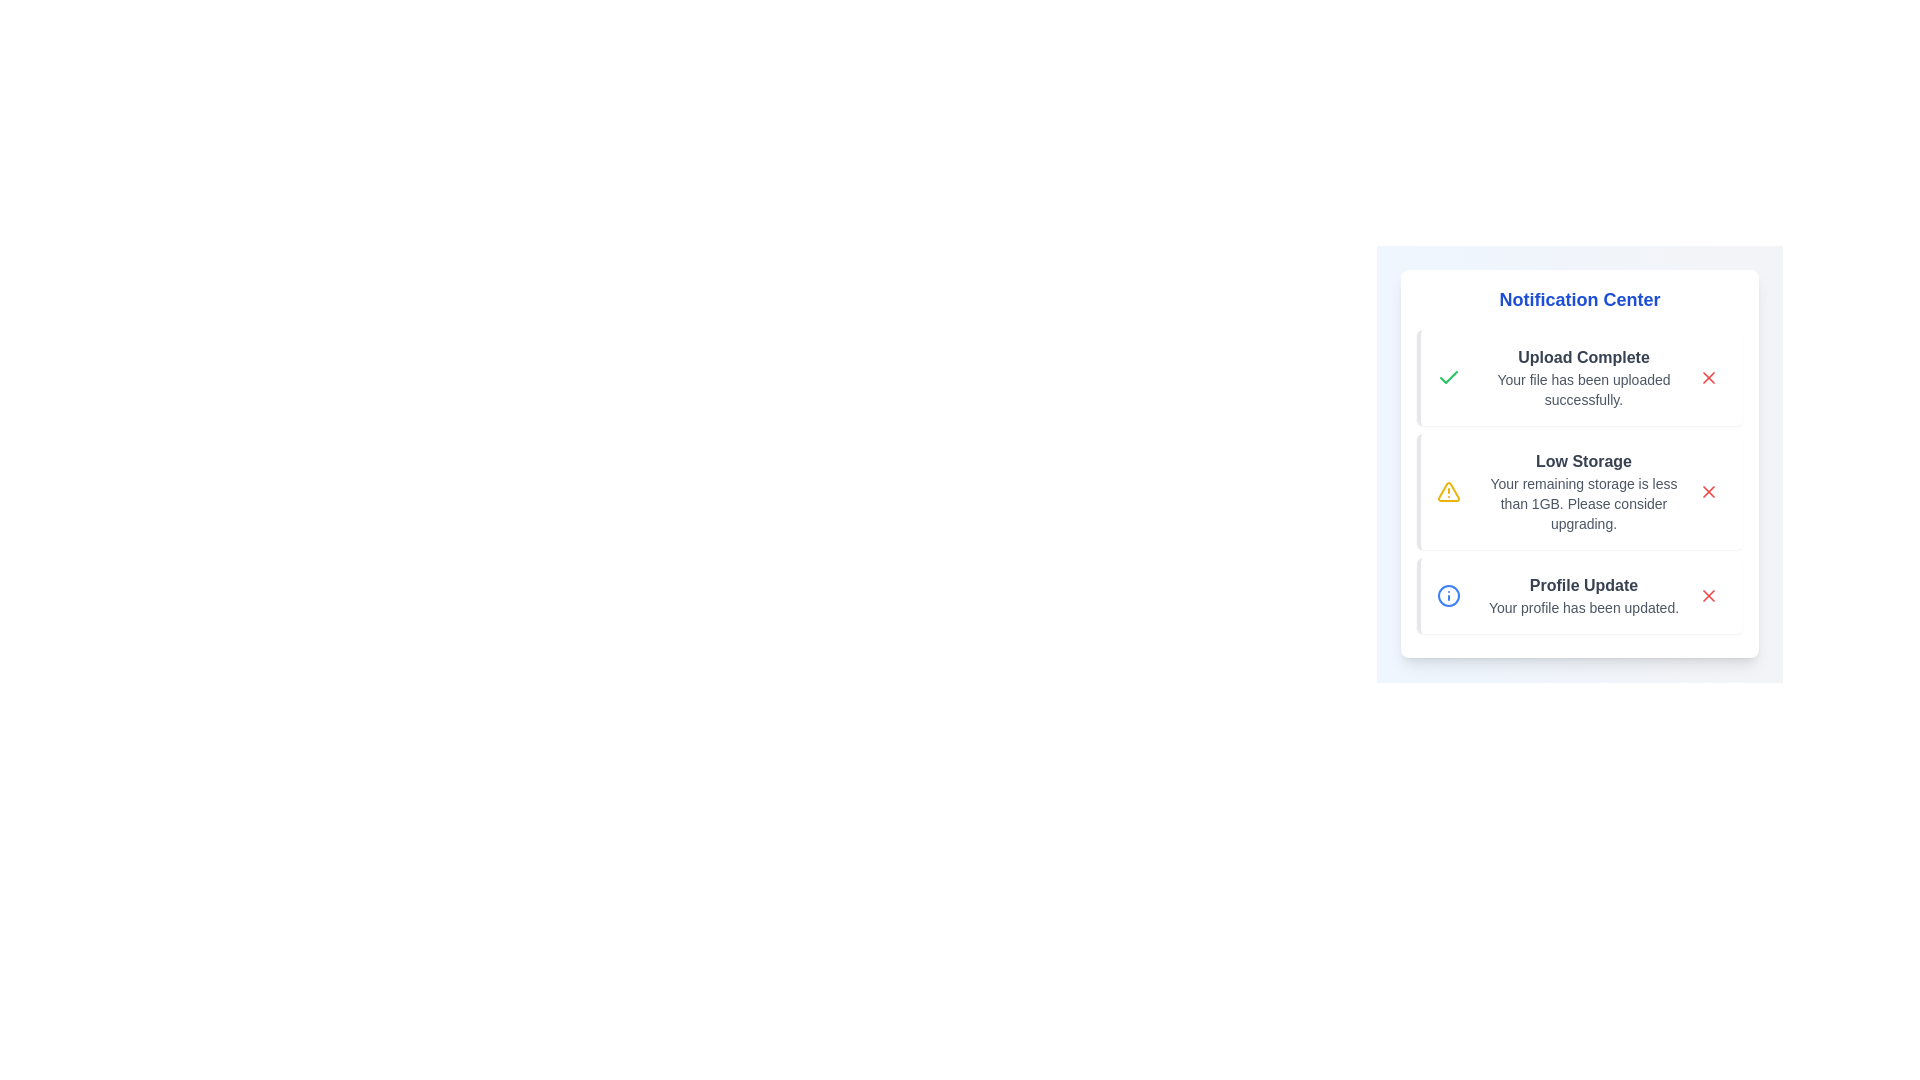 Image resolution: width=1920 pixels, height=1080 pixels. Describe the element at coordinates (1583, 607) in the screenshot. I see `the text label displaying 'Your profile has been updated.' located in the third notification block of the notification center panel, below the heading 'Profile Update.'` at that location.